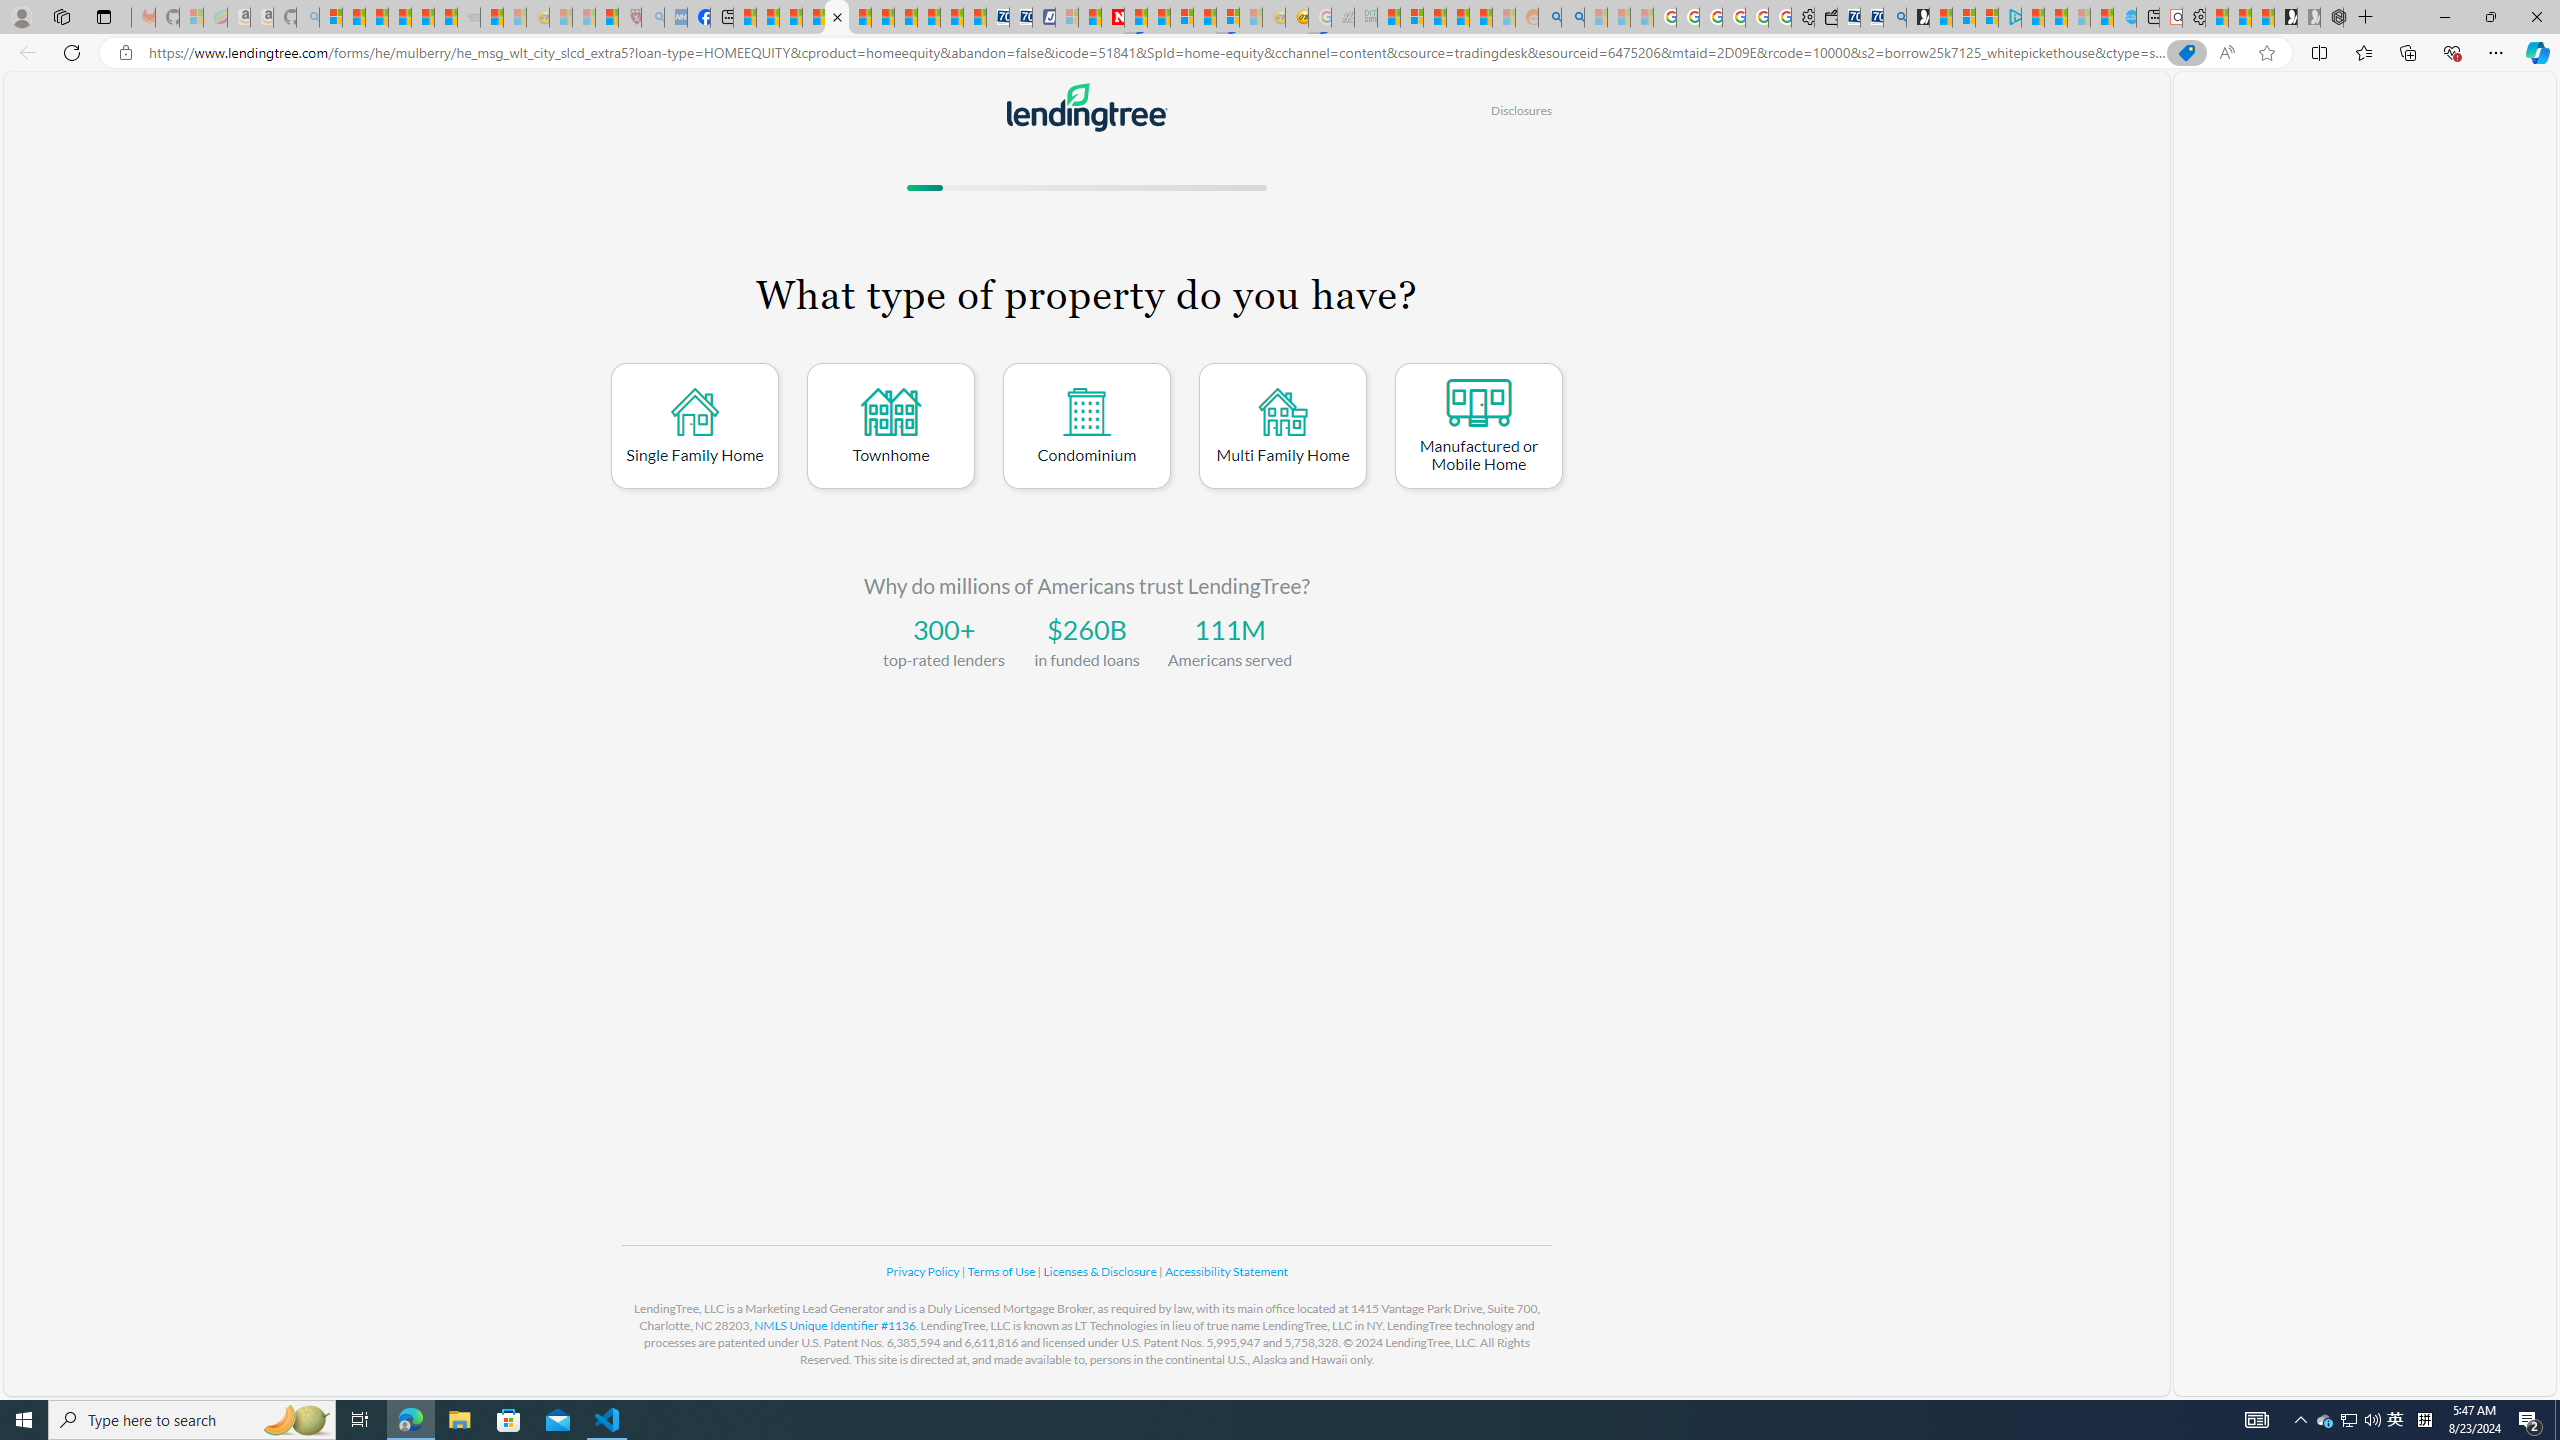  I want to click on 'Bing Real Estate - Home sales and rental listings', so click(1893, 16).